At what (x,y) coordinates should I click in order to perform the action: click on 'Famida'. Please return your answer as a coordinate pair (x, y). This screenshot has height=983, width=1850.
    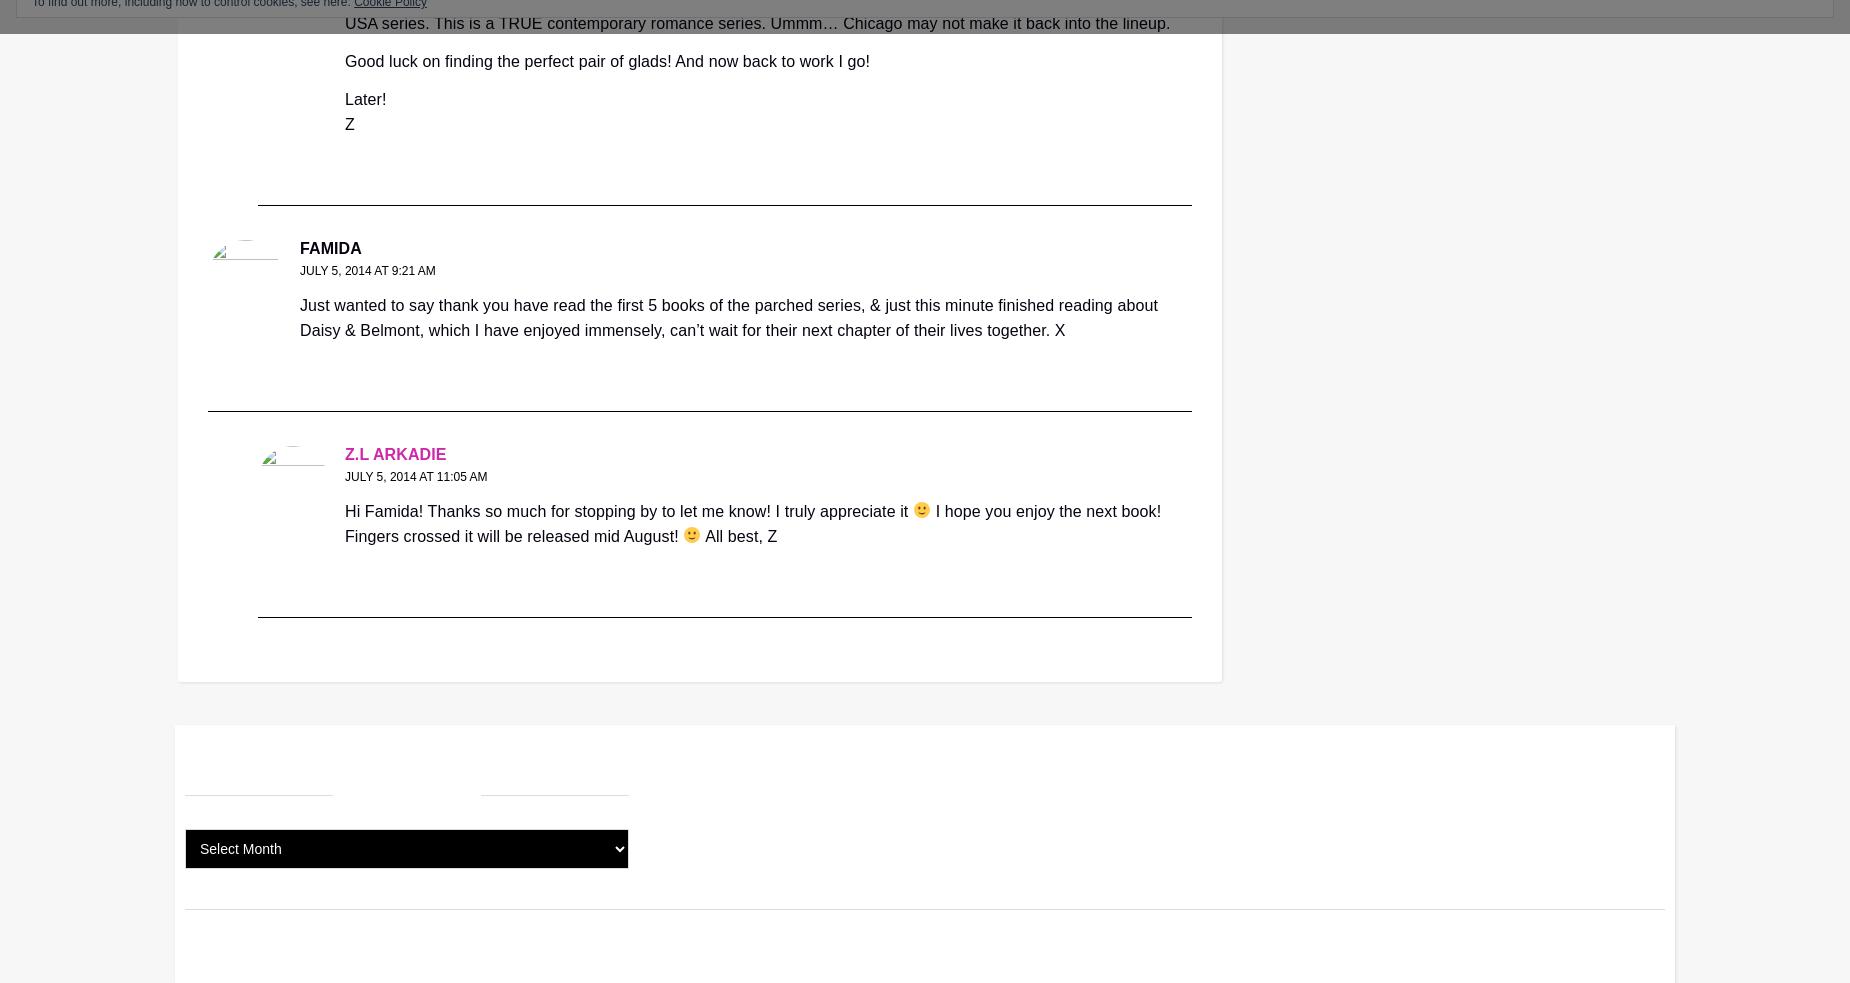
    Looking at the image, I should click on (329, 248).